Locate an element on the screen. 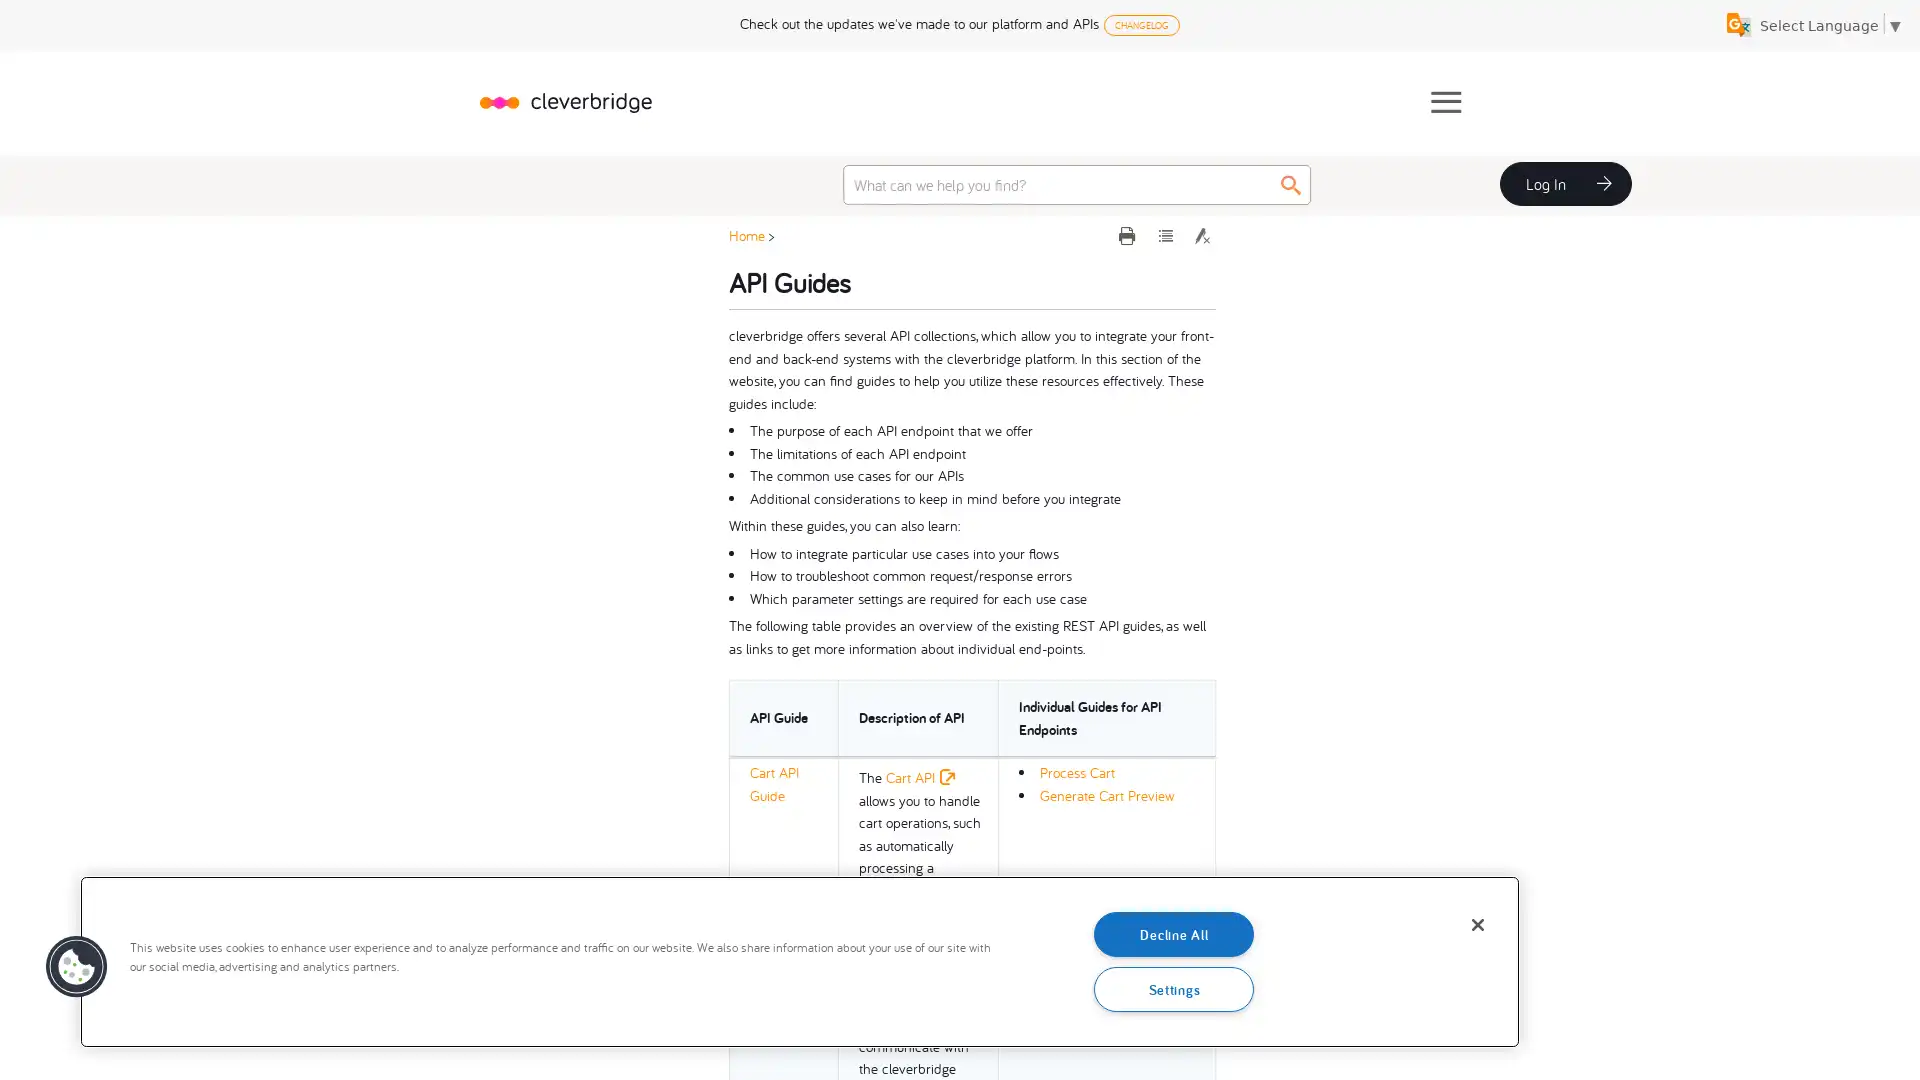 This screenshot has width=1920, height=1080. Remove Highlights is located at coordinates (1200, 234).